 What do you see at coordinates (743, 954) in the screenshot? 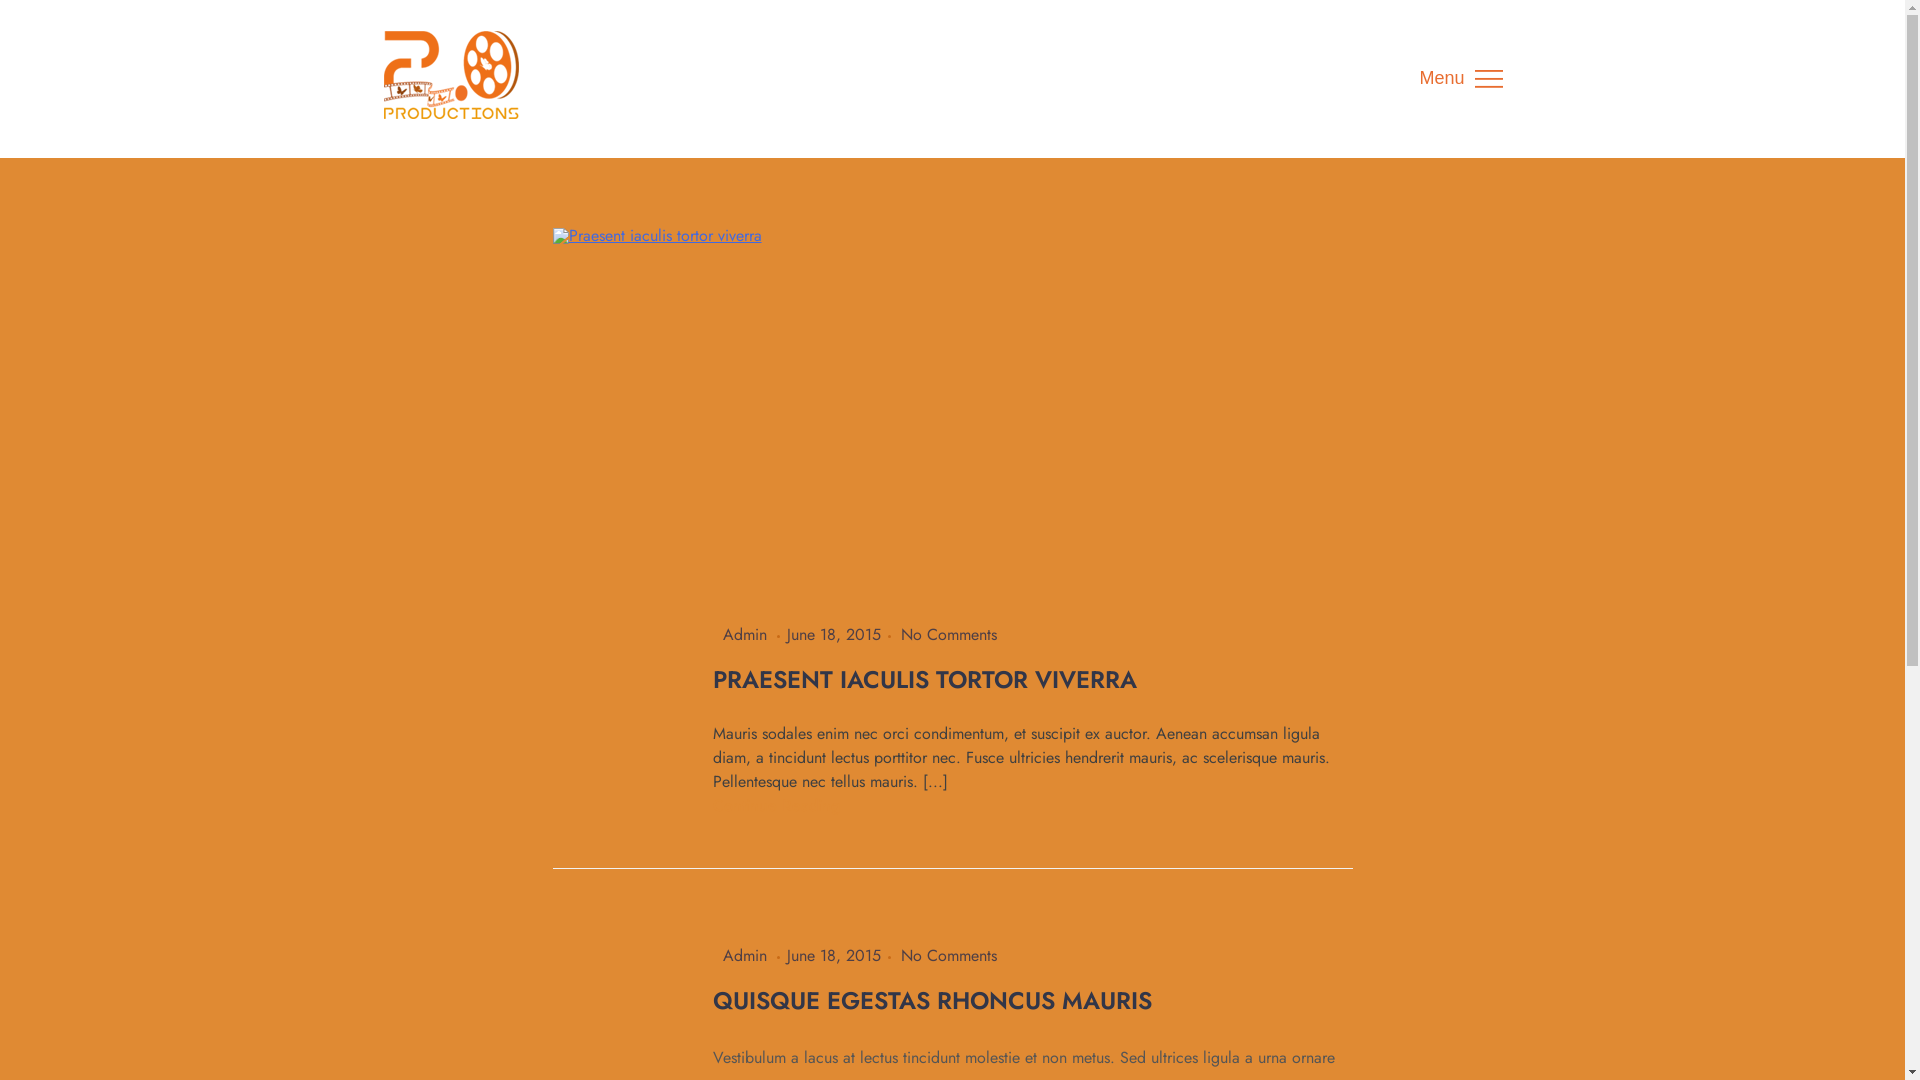
I see `'Admin'` at bounding box center [743, 954].